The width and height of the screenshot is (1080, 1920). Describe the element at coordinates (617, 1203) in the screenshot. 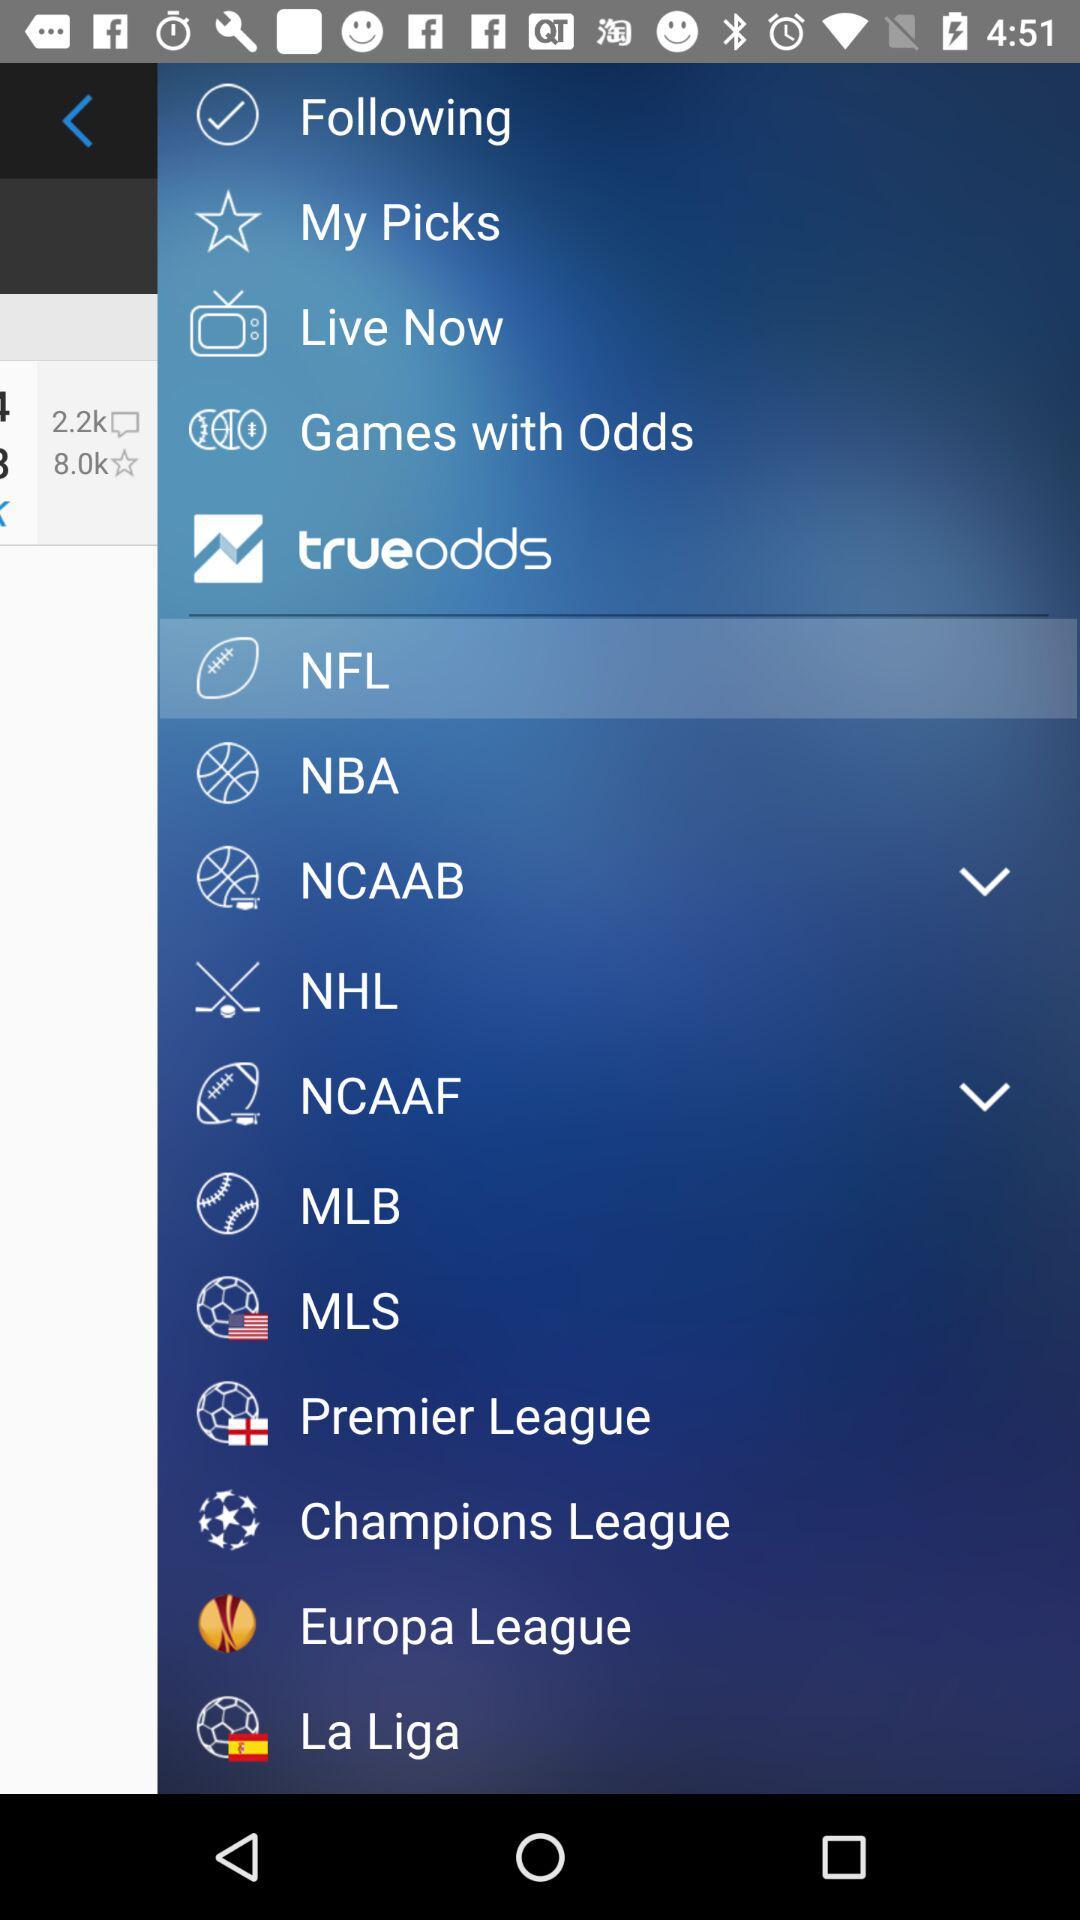

I see `the mlb item` at that location.